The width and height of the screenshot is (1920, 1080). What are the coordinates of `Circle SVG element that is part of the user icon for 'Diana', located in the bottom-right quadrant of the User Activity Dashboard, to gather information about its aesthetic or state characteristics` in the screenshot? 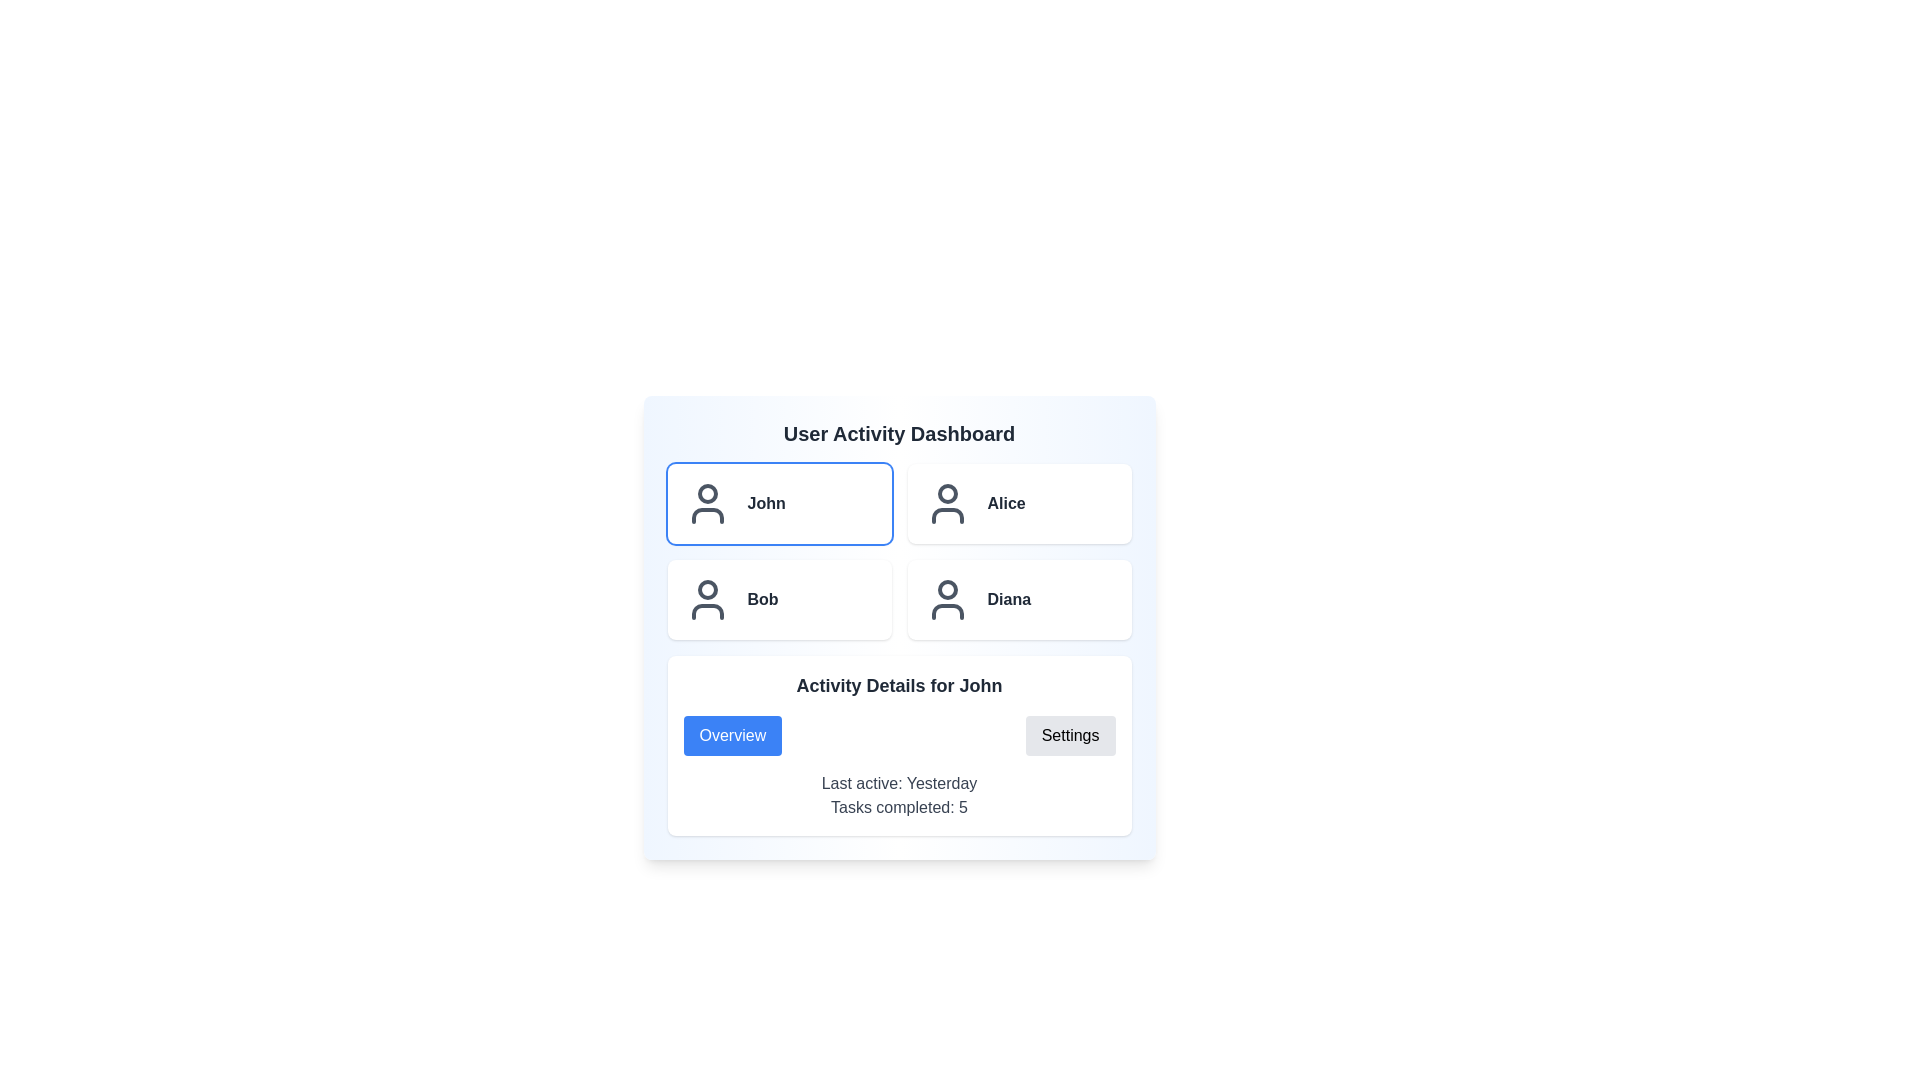 It's located at (946, 589).